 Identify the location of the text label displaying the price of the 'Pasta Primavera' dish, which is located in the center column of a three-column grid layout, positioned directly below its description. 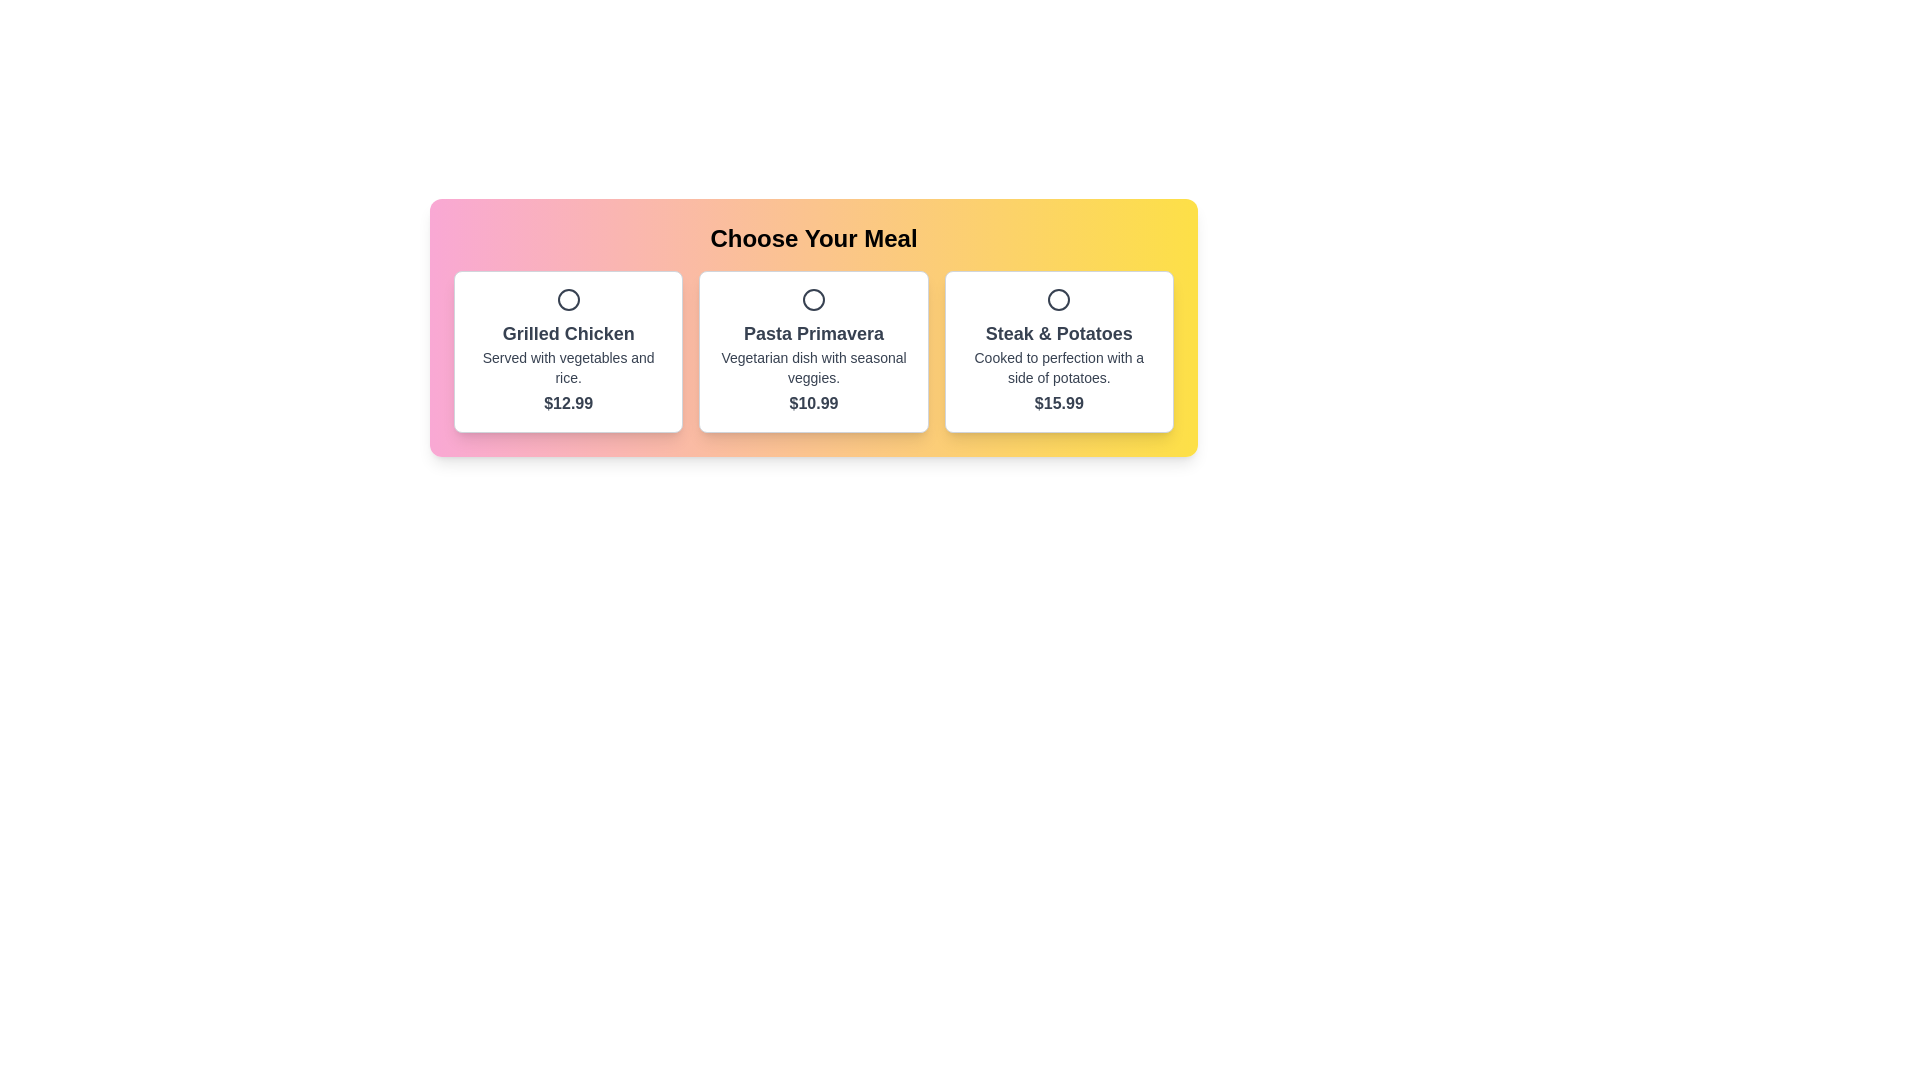
(814, 404).